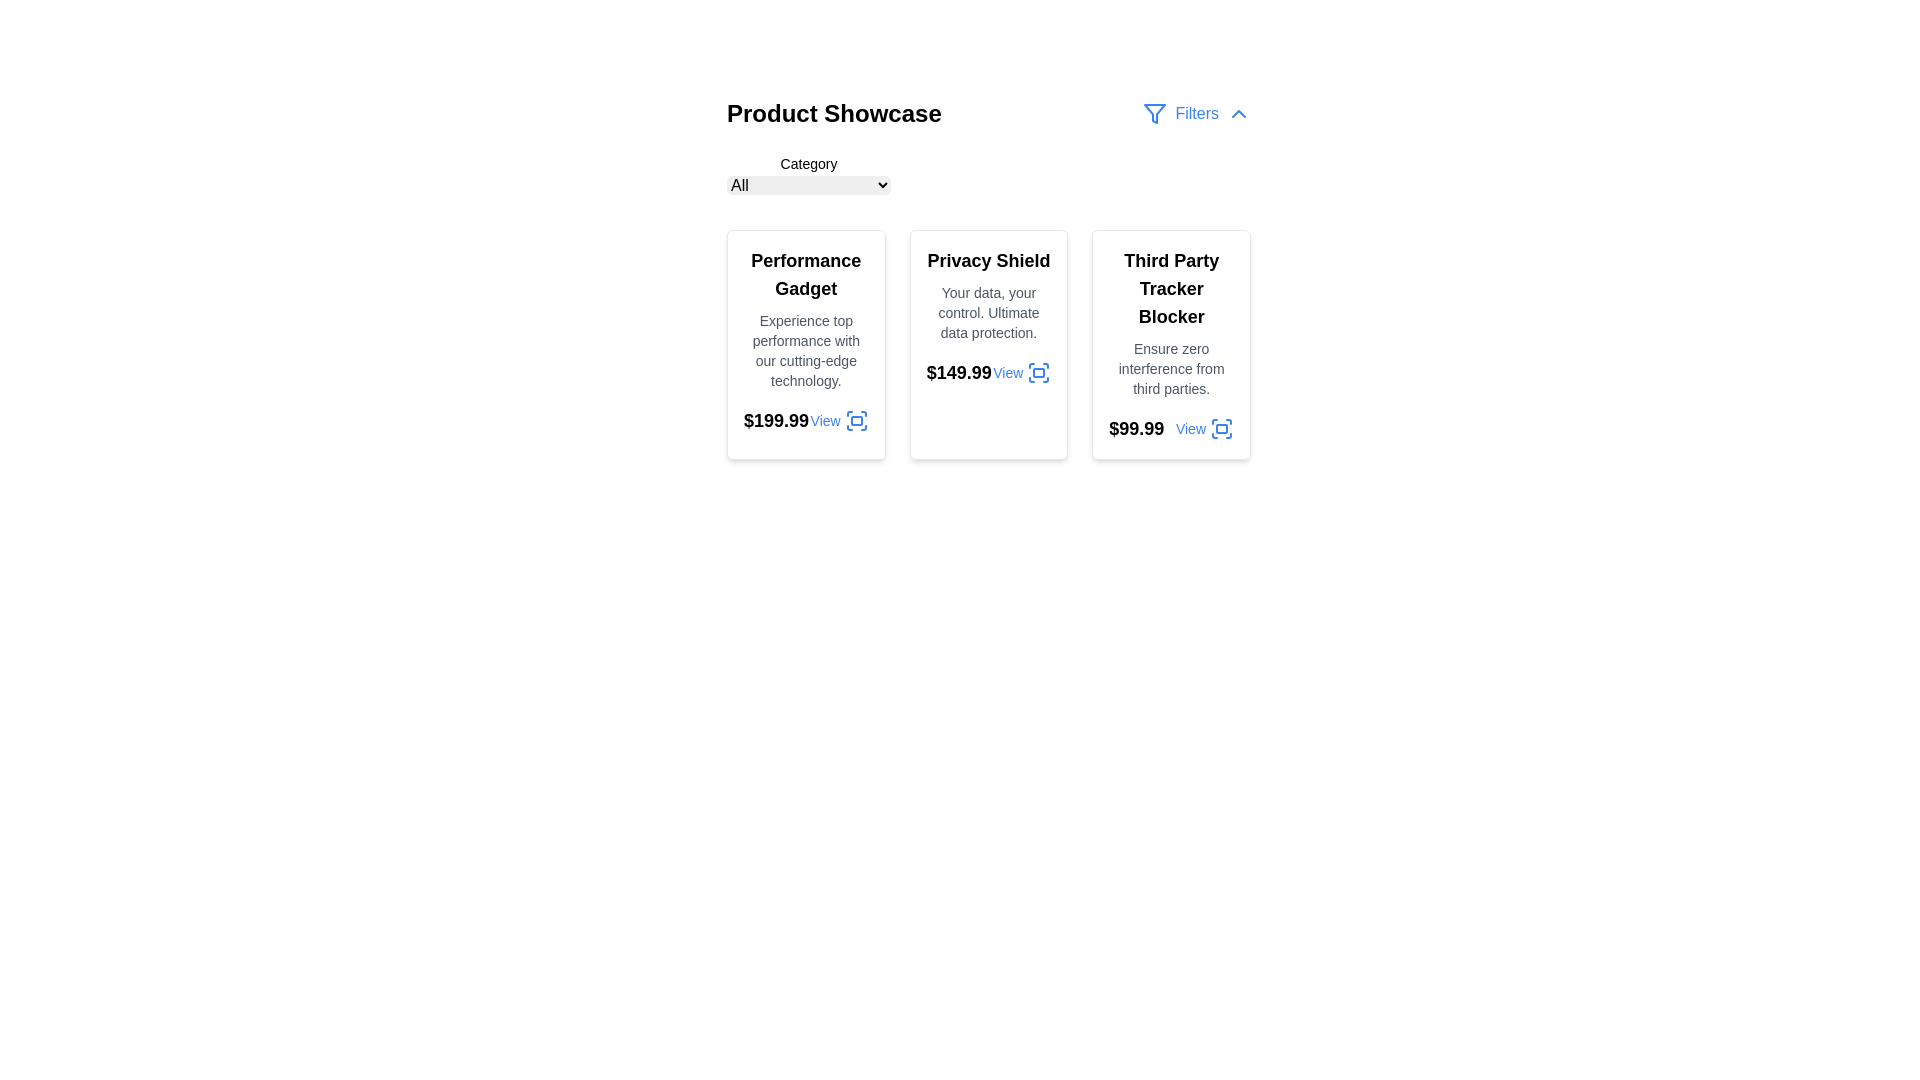 This screenshot has width=1920, height=1080. I want to click on the enlarge icon in the bottom-right corner of the third card in the 'Product Showcase' section to activate keyboard accessibility for the 'Third Party Tracker Blocker' product, so click(1221, 427).